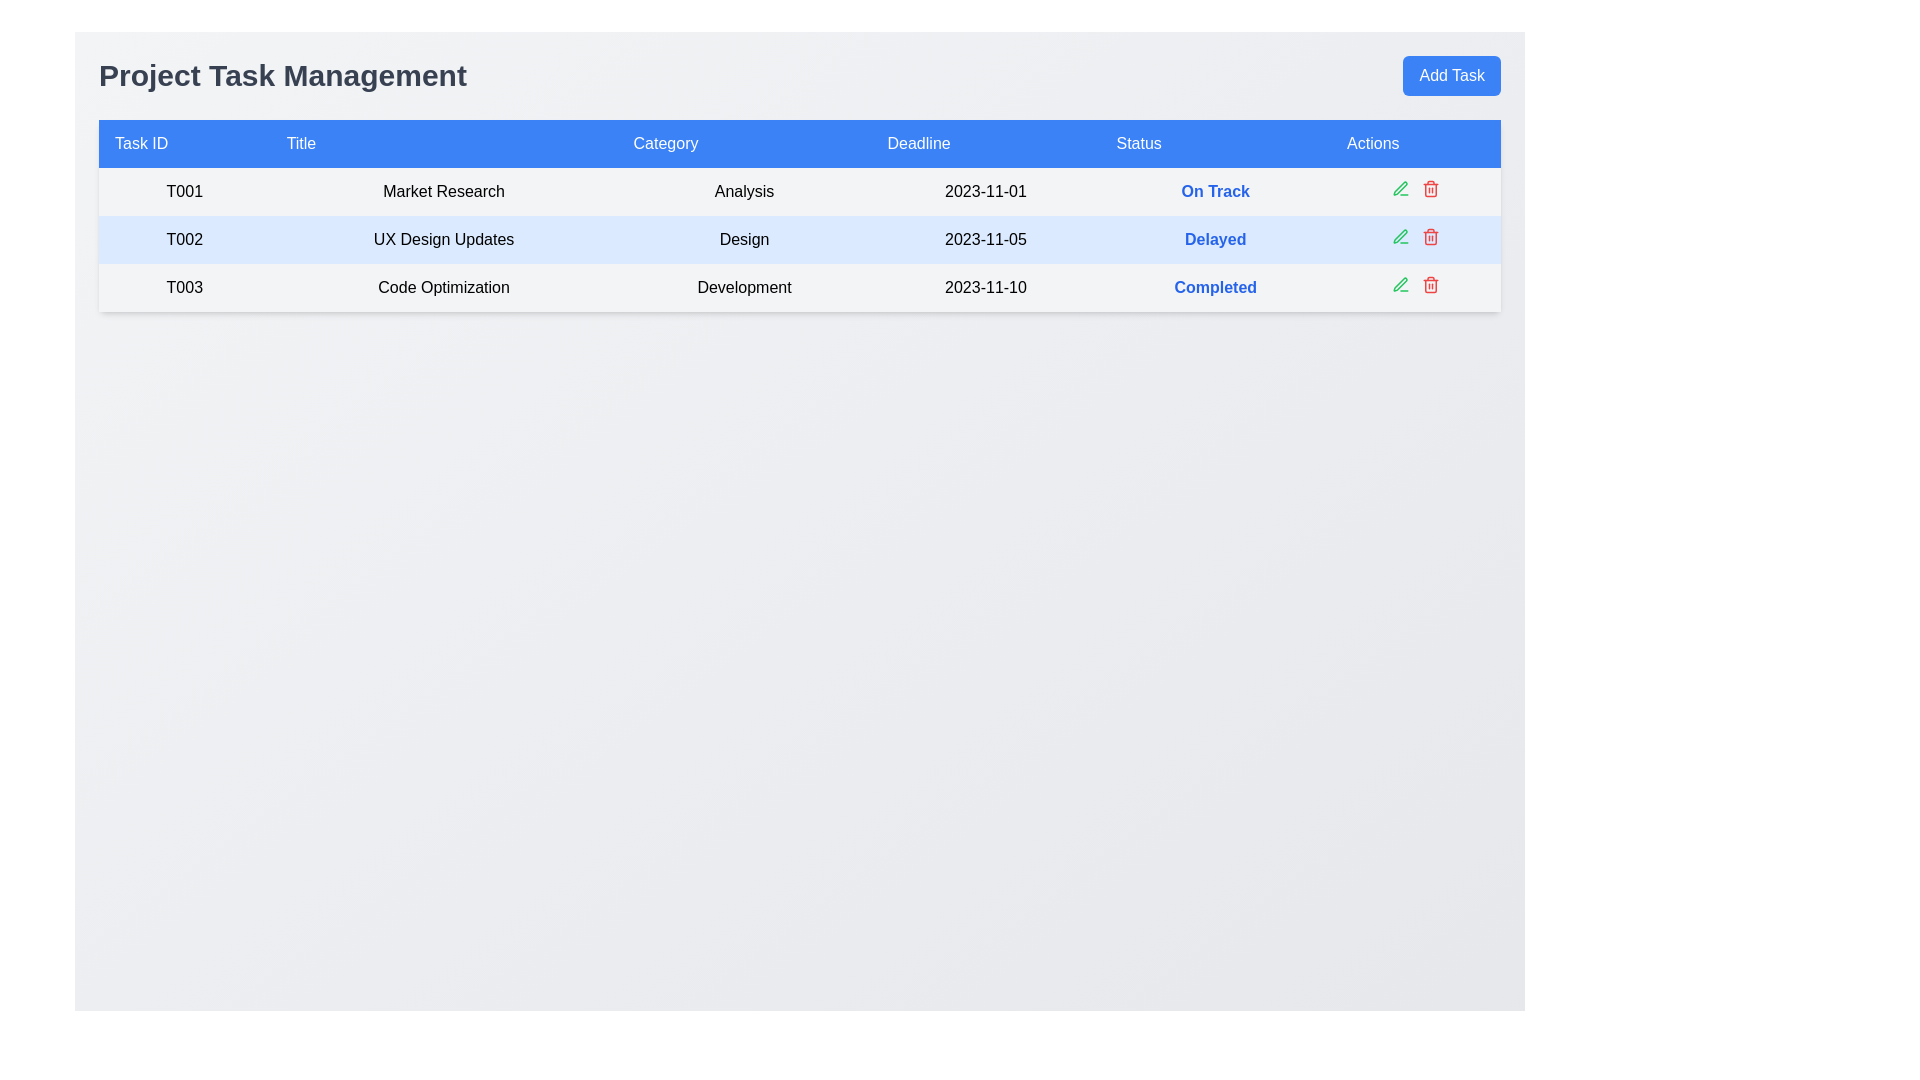  What do you see at coordinates (184, 288) in the screenshot?
I see `the text displayed in the 'Task ID' column of the third row in the project management table, which serves as the unique identifier for a specific task` at bounding box center [184, 288].